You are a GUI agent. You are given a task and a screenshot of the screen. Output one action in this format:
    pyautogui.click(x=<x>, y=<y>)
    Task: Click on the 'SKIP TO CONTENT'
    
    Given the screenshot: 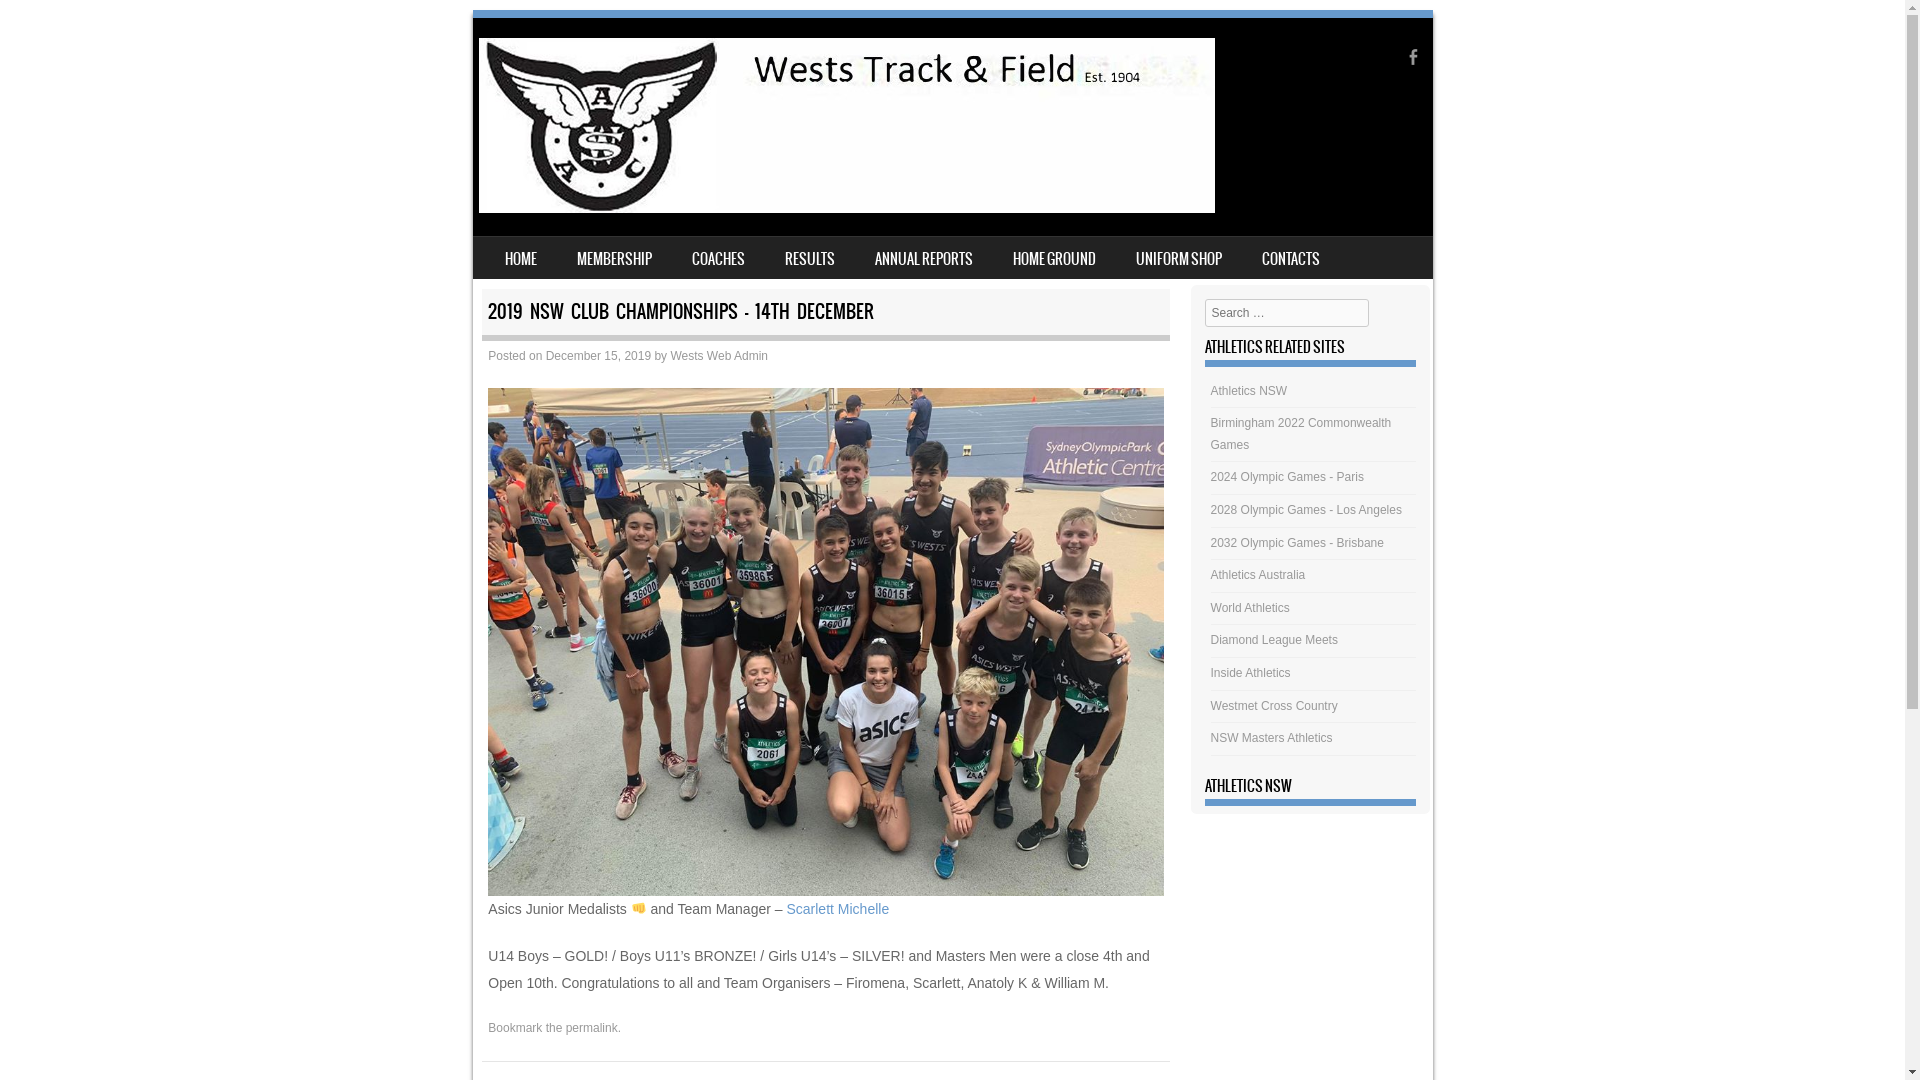 What is the action you would take?
    pyautogui.click(x=470, y=249)
    